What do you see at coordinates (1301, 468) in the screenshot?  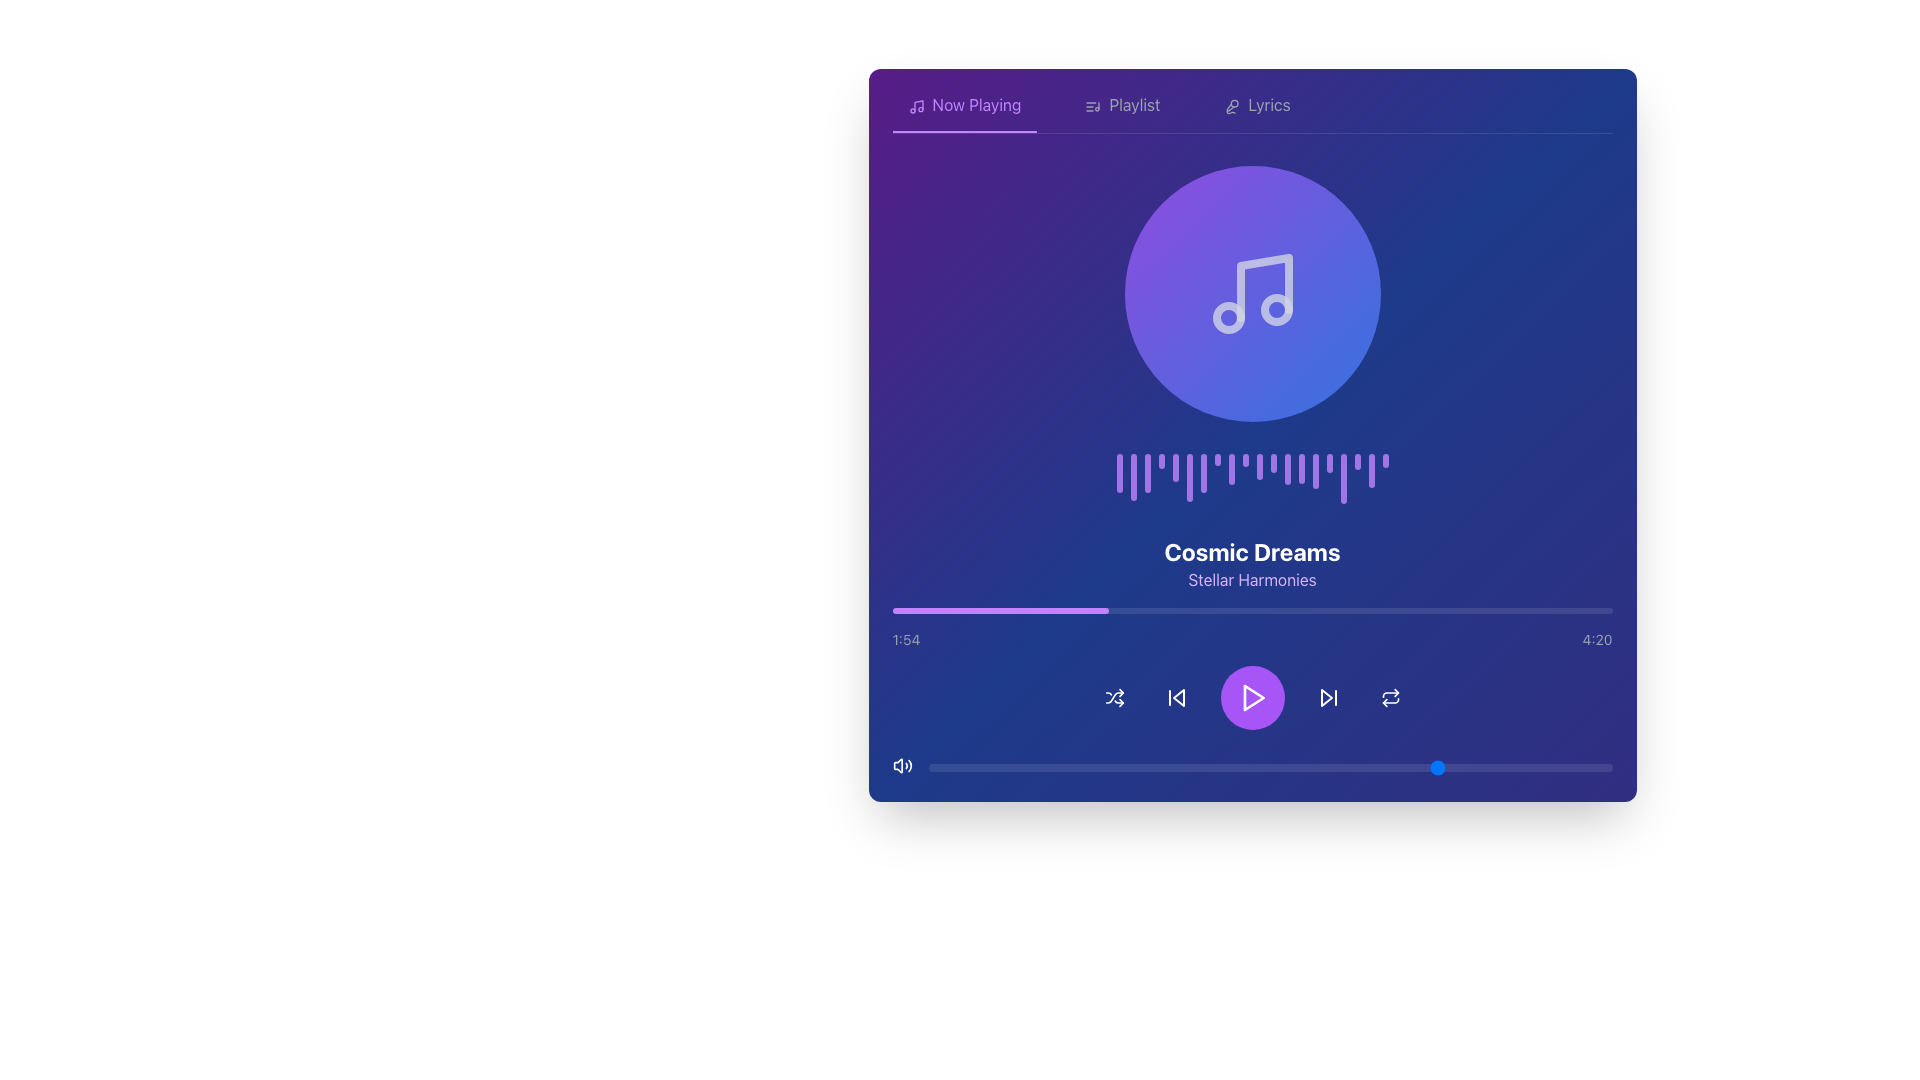 I see `the 14th decorative bar element in the waveform display, which is part of a sequence of 20 bars arranged horizontally` at bounding box center [1301, 468].